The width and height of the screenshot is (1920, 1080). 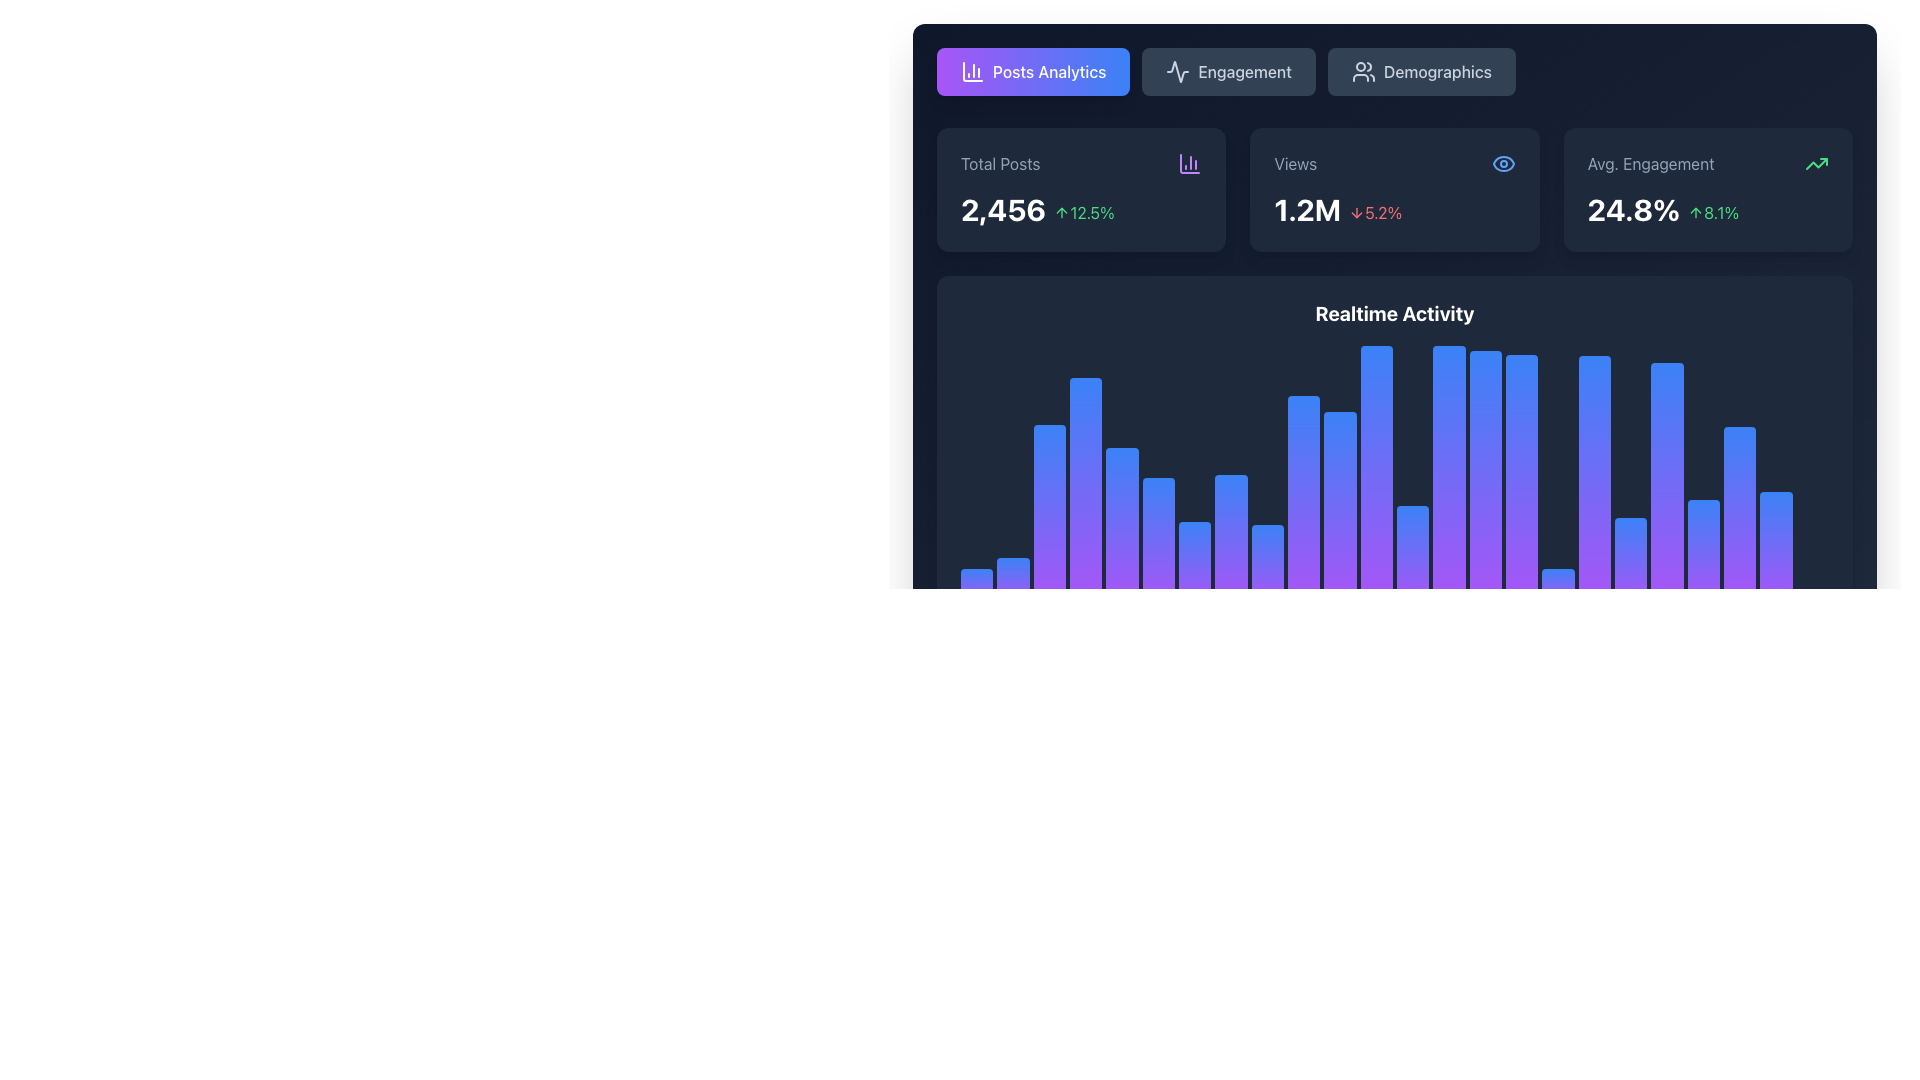 What do you see at coordinates (1000, 163) in the screenshot?
I see `the Text label that provides context for the numeric value displayed below it, which is located above the number '2,456' and to the left of a column chart icon` at bounding box center [1000, 163].